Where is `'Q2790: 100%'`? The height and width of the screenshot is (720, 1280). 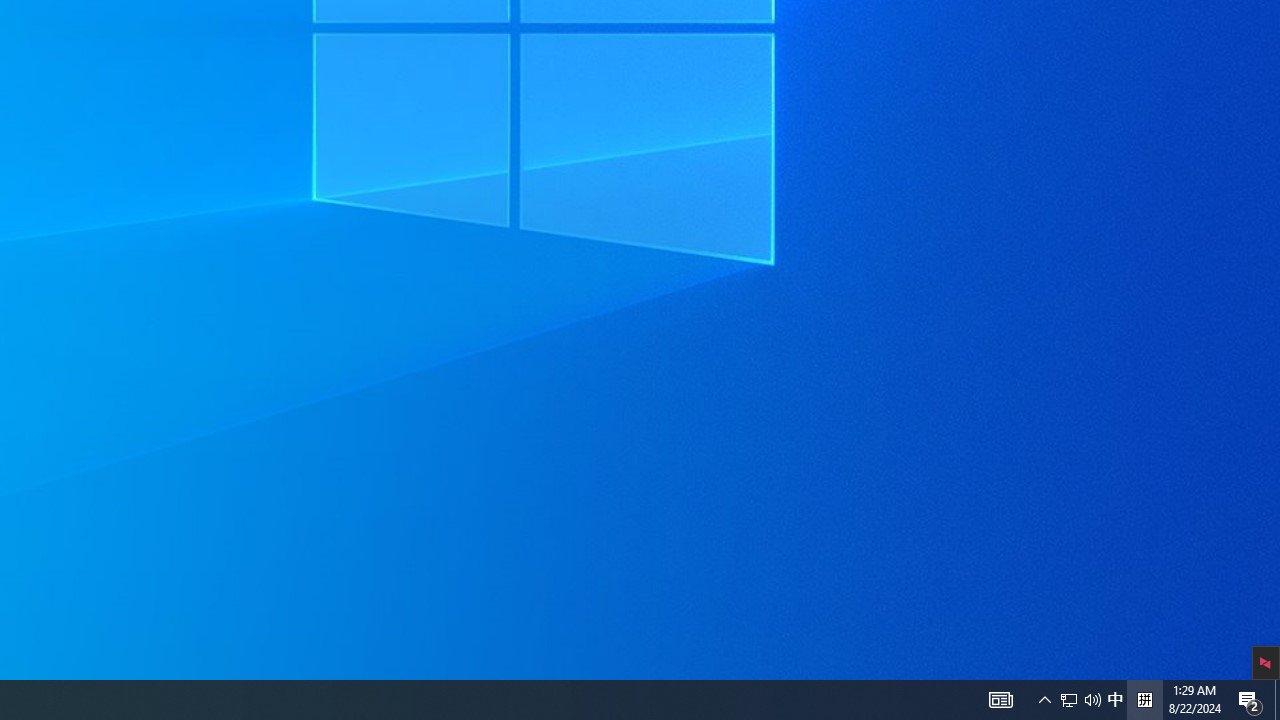 'Q2790: 100%' is located at coordinates (1079, 698).